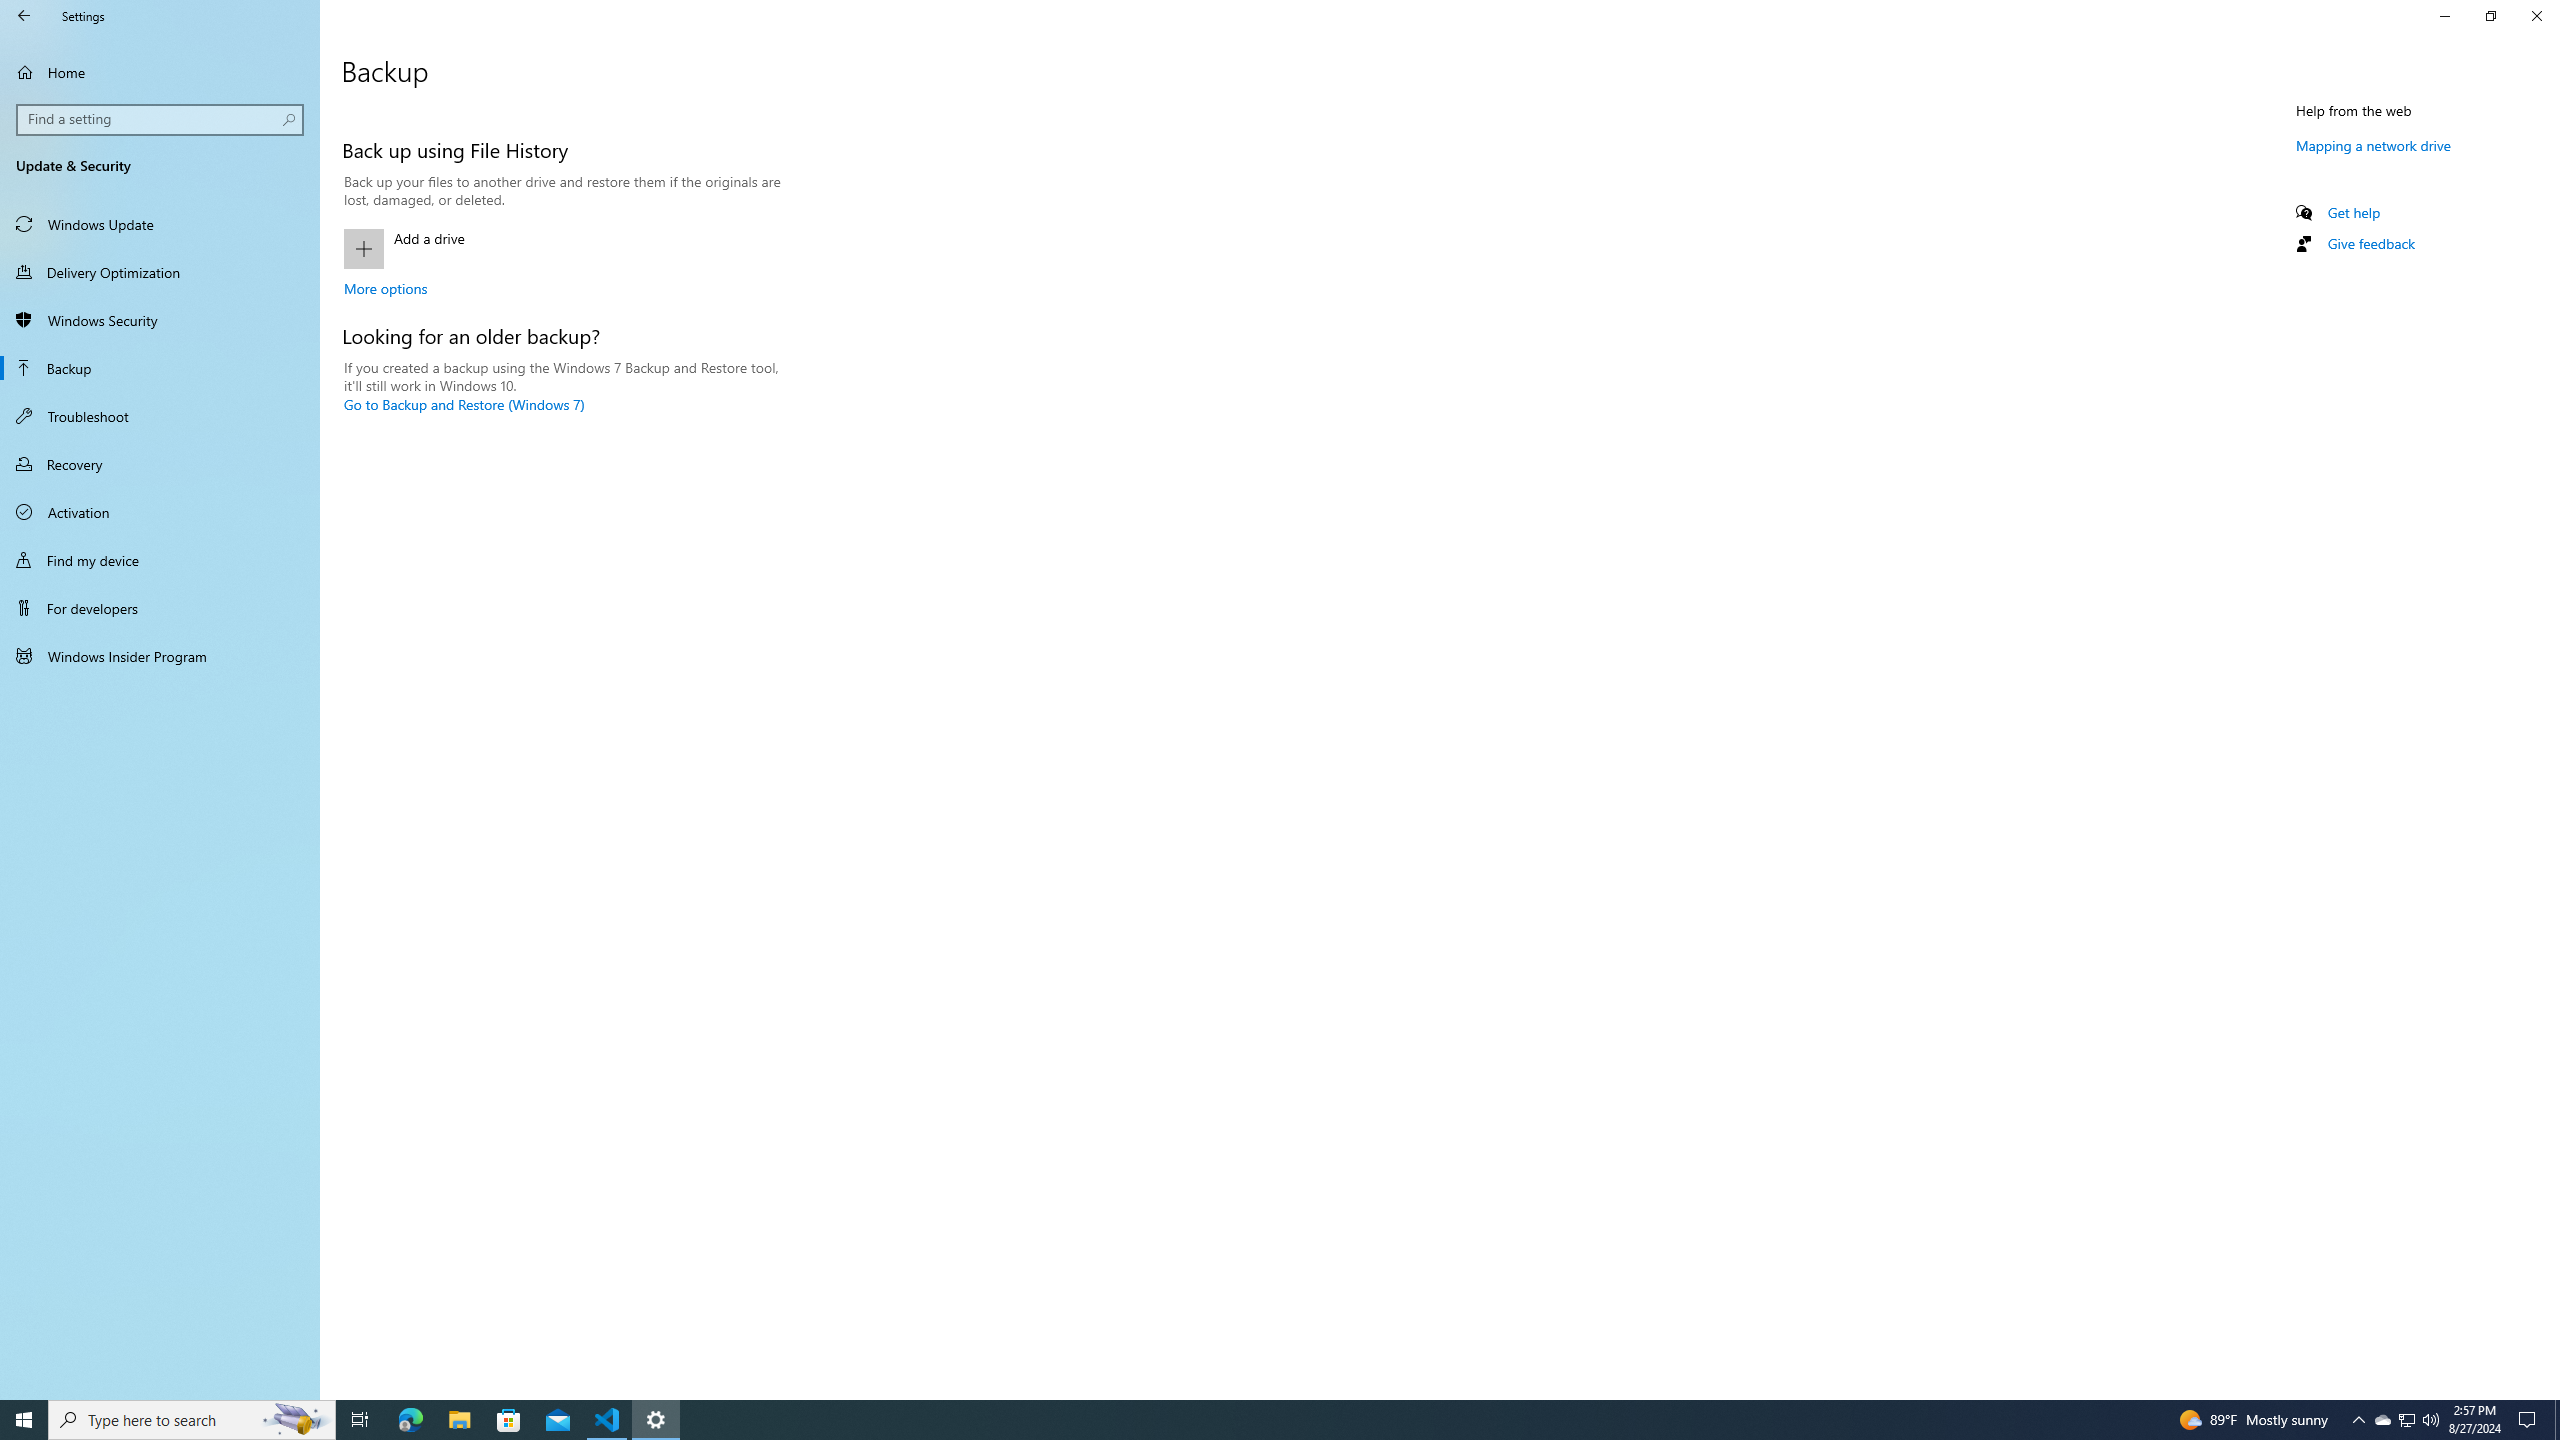 This screenshot has width=2560, height=1440. Describe the element at coordinates (159, 608) in the screenshot. I see `'For developers'` at that location.